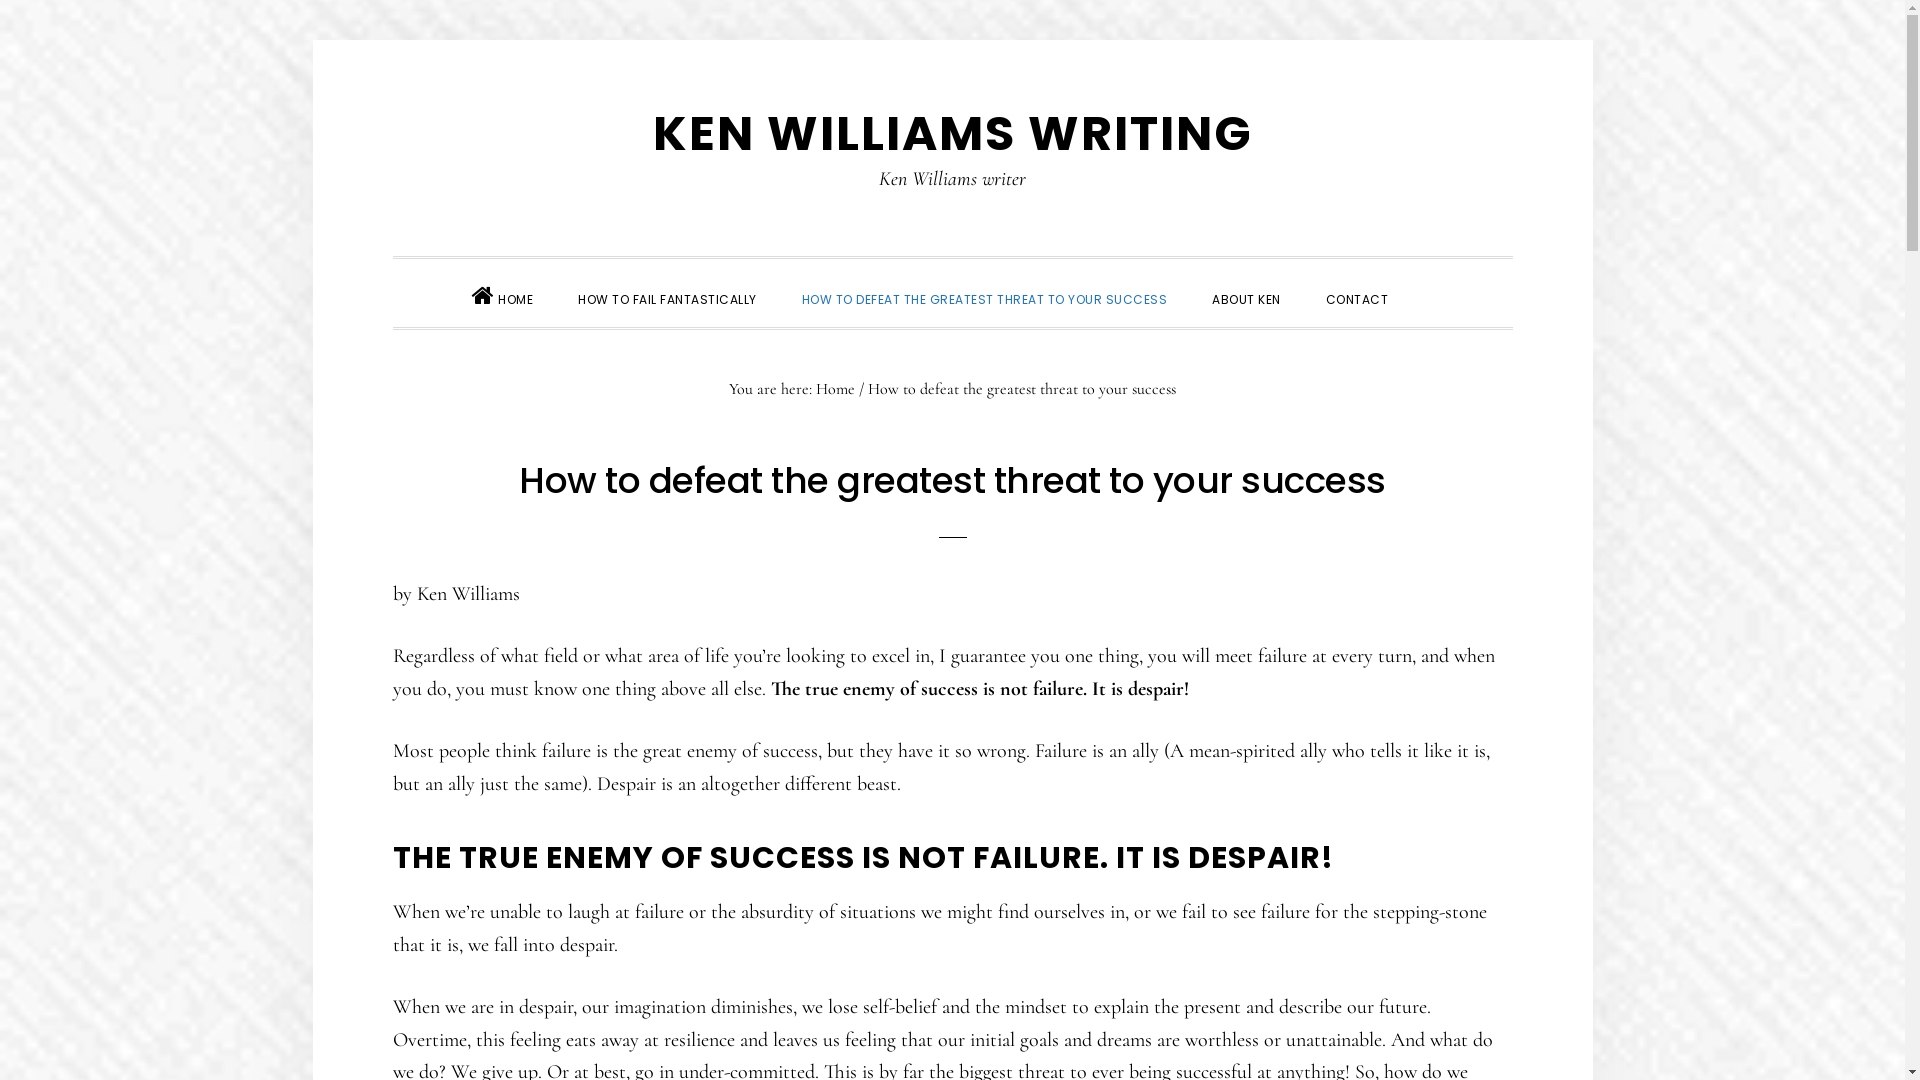  What do you see at coordinates (835, 388) in the screenshot?
I see `'Home'` at bounding box center [835, 388].